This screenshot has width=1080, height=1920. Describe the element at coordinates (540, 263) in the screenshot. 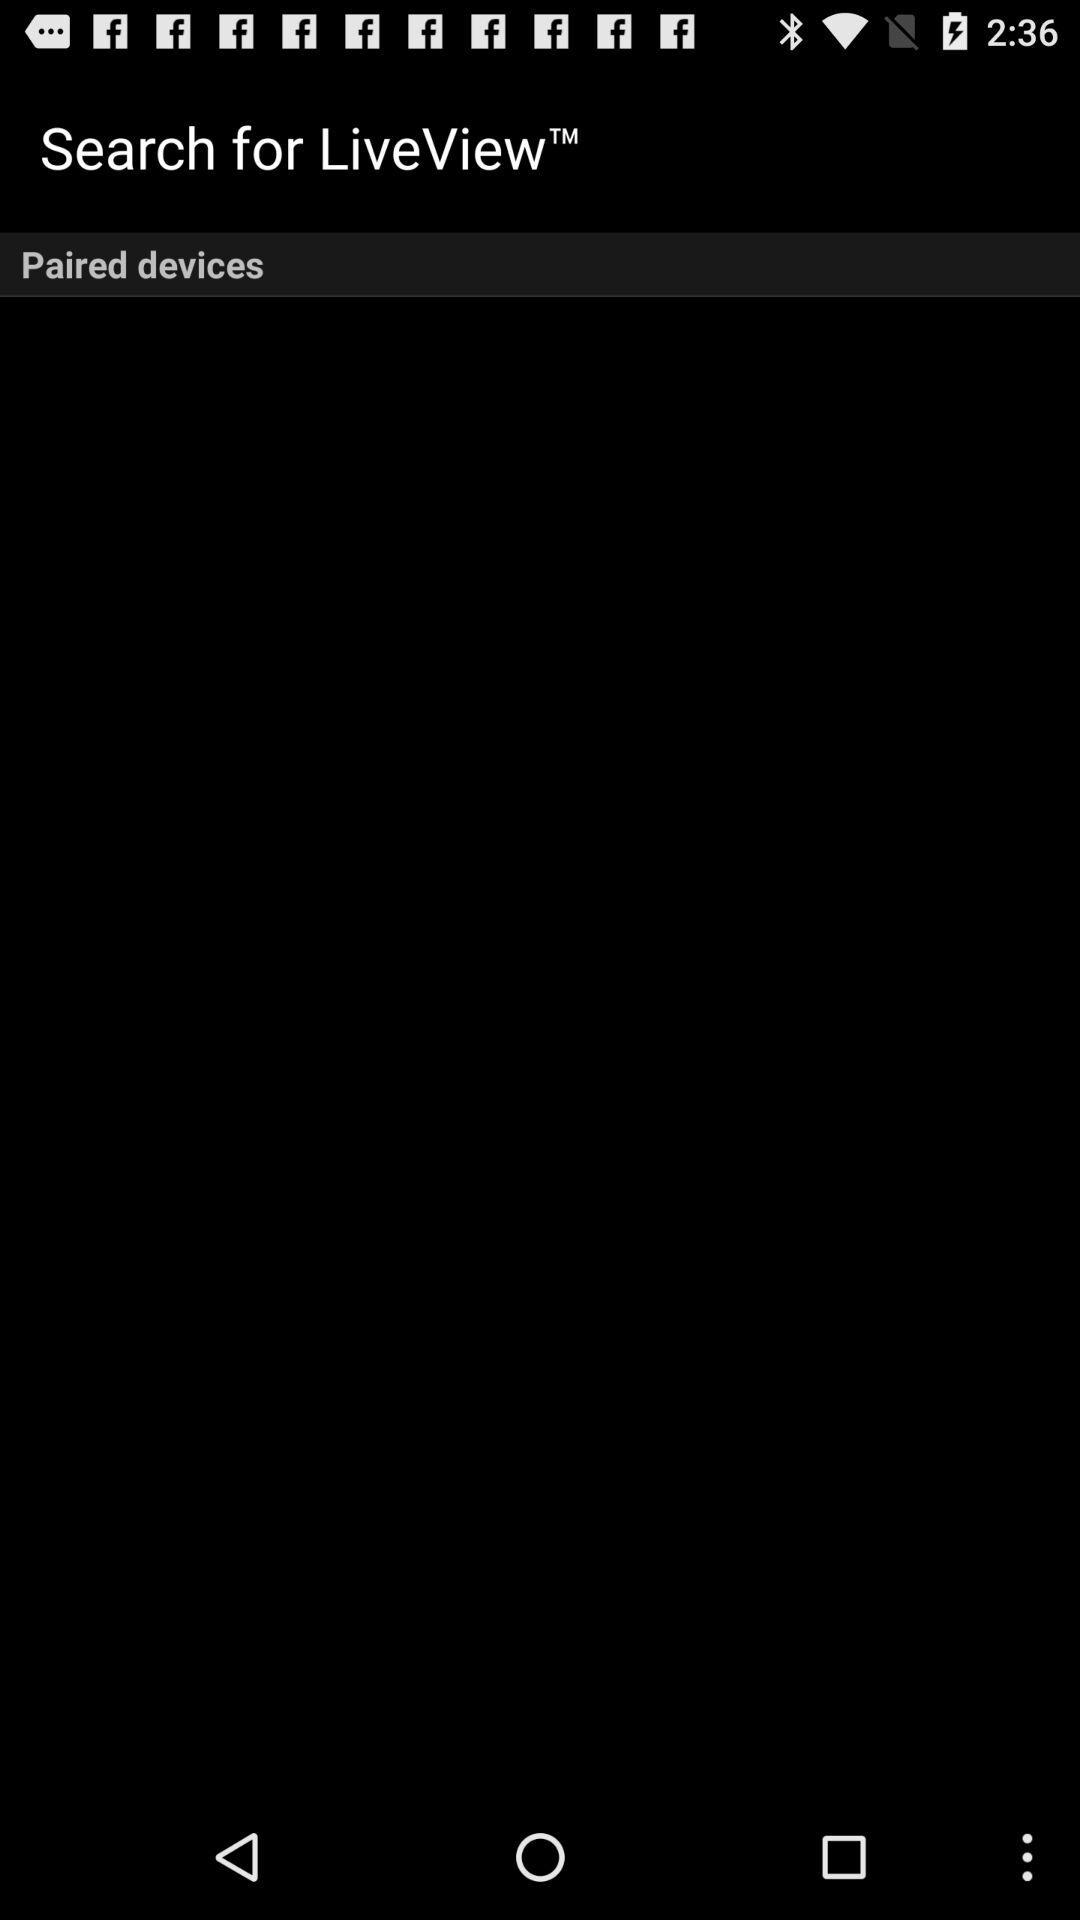

I see `app at the top` at that location.